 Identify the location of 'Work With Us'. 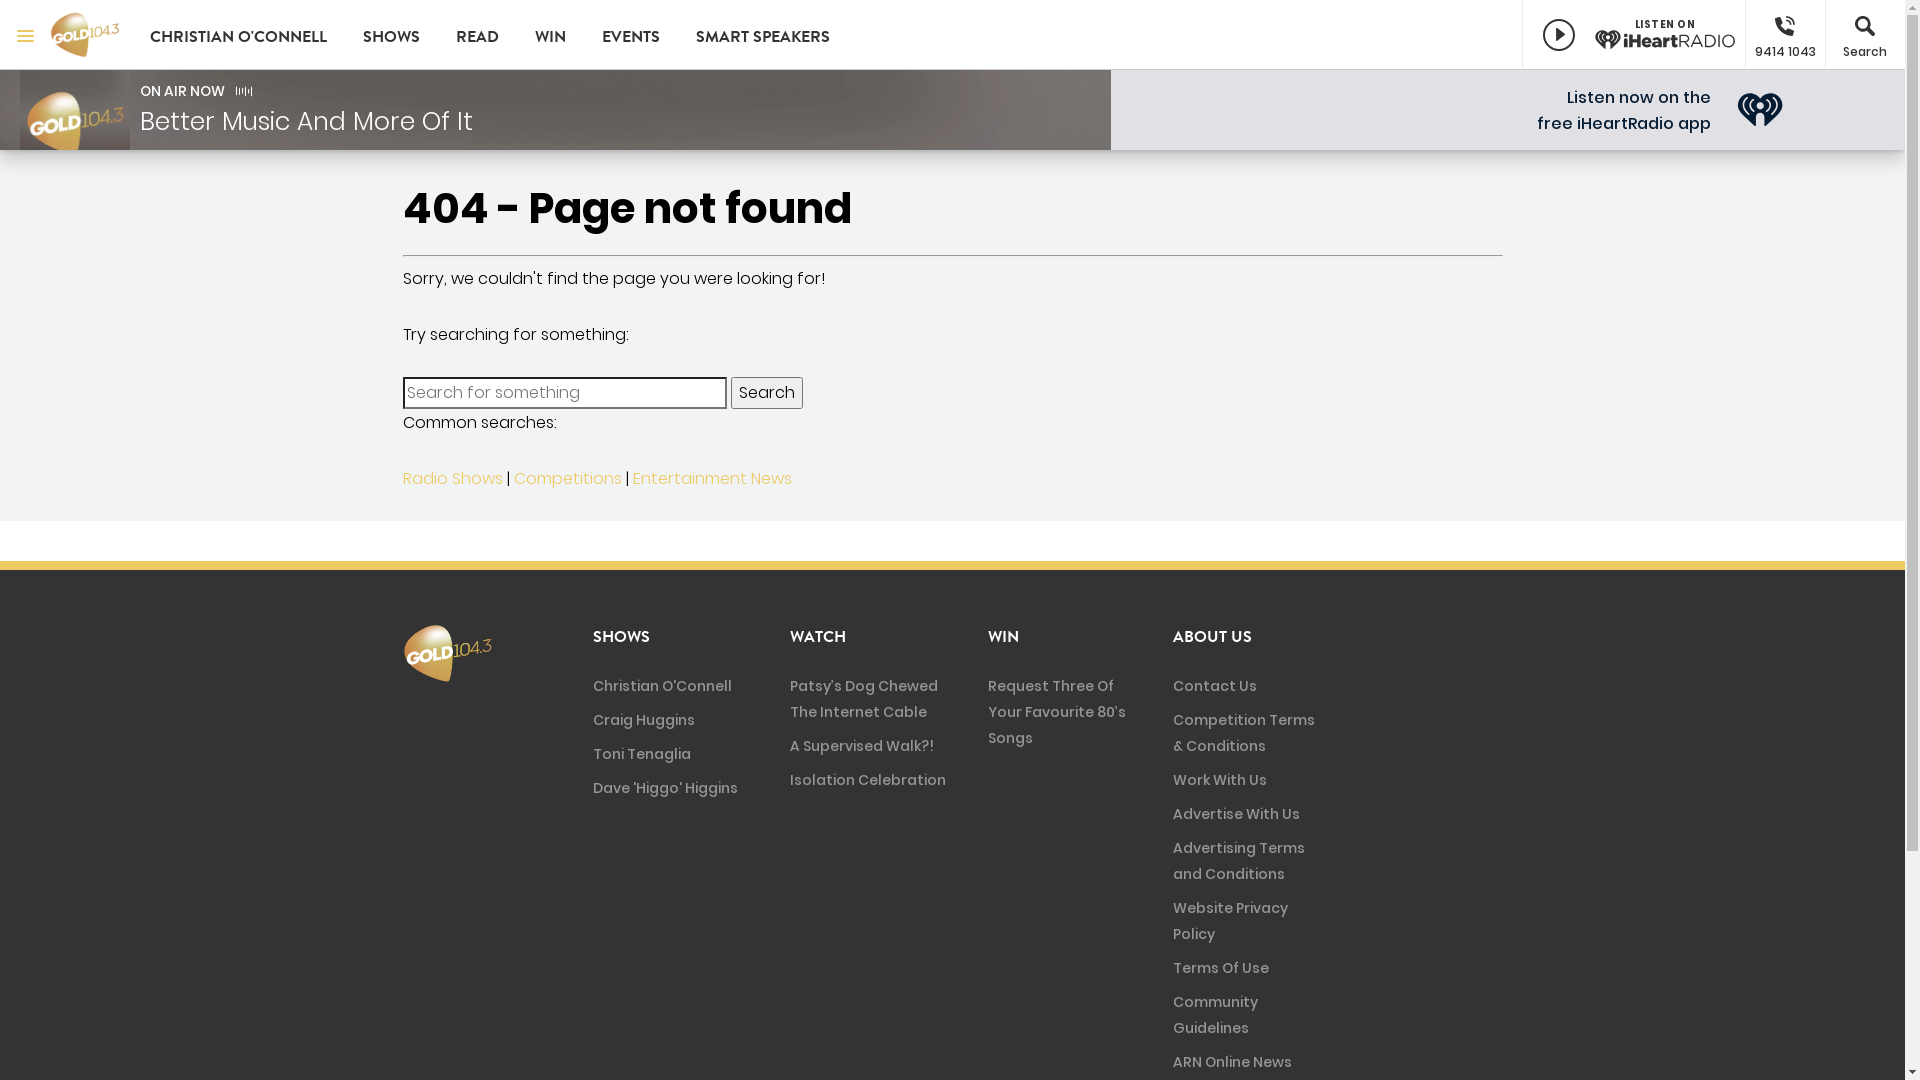
(1172, 778).